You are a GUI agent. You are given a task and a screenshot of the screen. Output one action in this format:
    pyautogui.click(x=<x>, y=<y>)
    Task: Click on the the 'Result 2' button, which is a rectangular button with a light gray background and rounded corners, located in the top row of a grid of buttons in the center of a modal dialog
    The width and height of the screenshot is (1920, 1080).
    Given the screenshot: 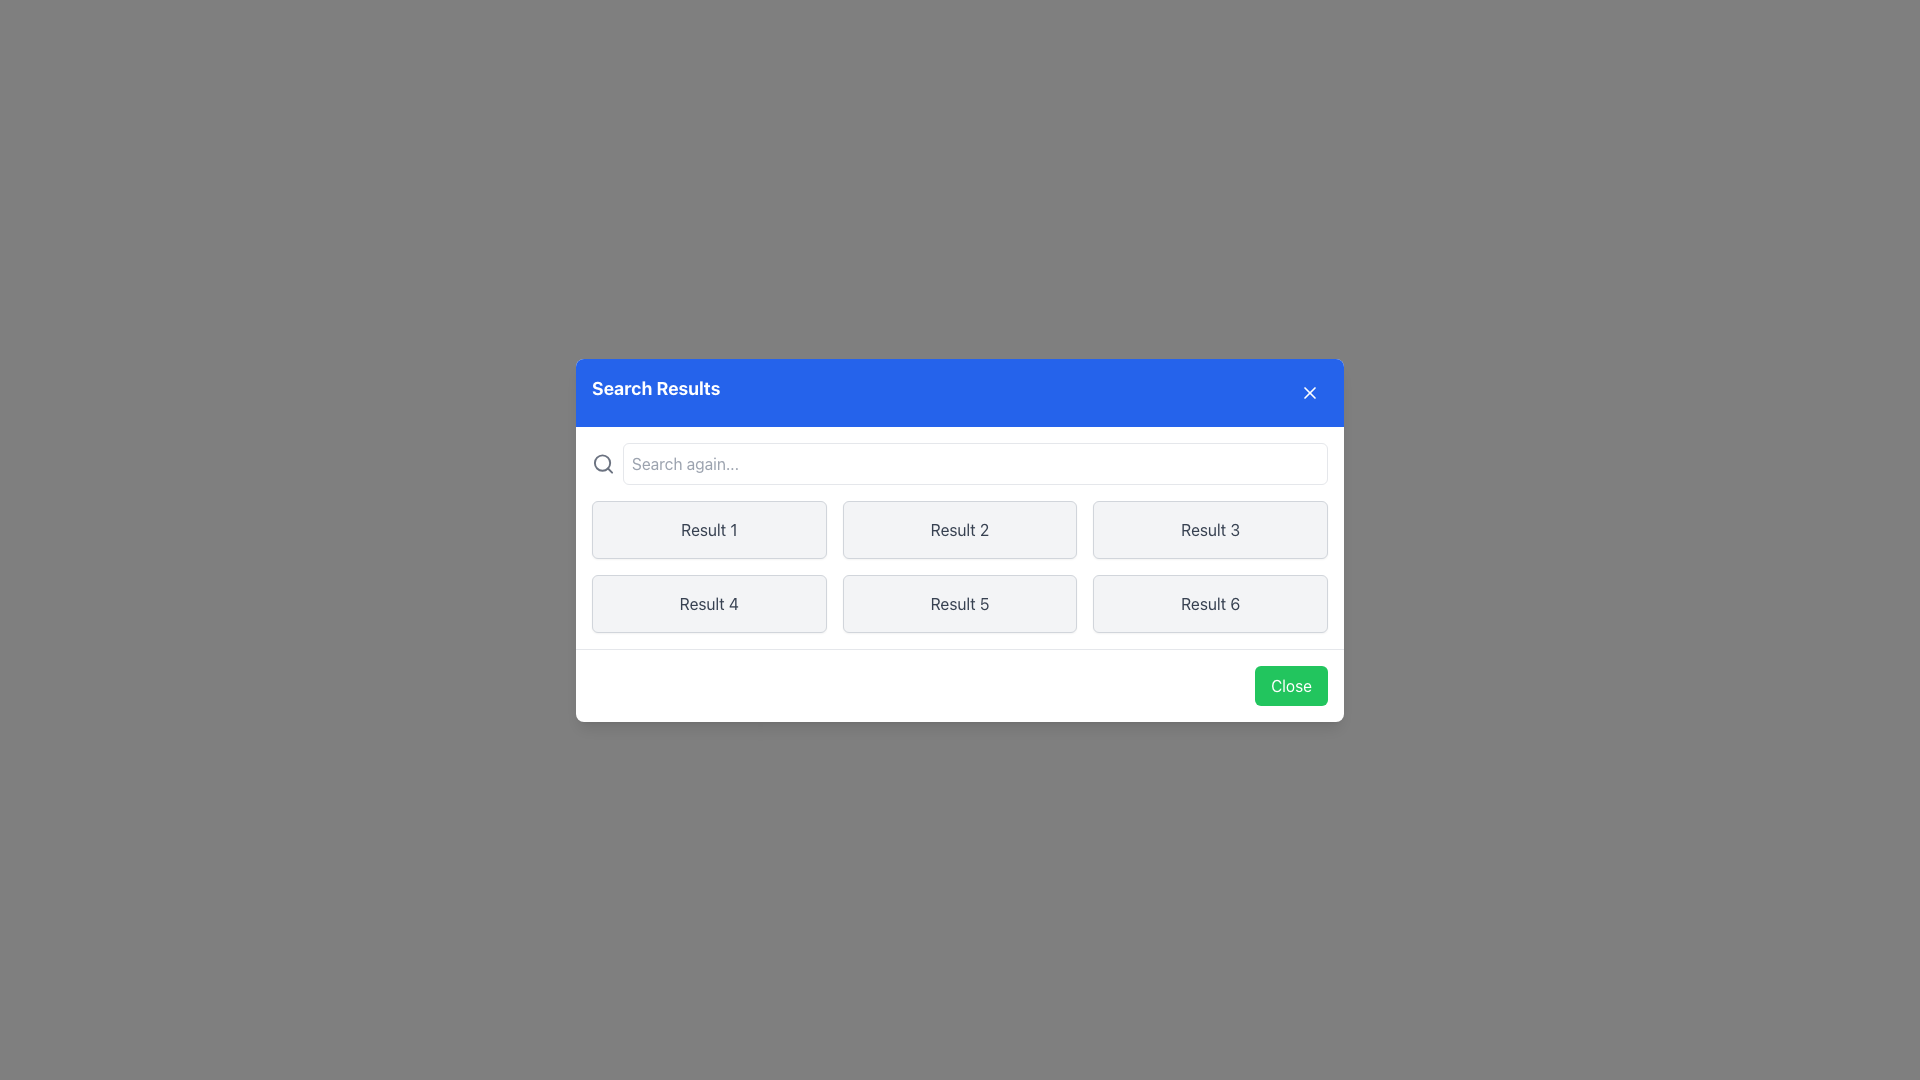 What is the action you would take?
    pyautogui.click(x=960, y=540)
    